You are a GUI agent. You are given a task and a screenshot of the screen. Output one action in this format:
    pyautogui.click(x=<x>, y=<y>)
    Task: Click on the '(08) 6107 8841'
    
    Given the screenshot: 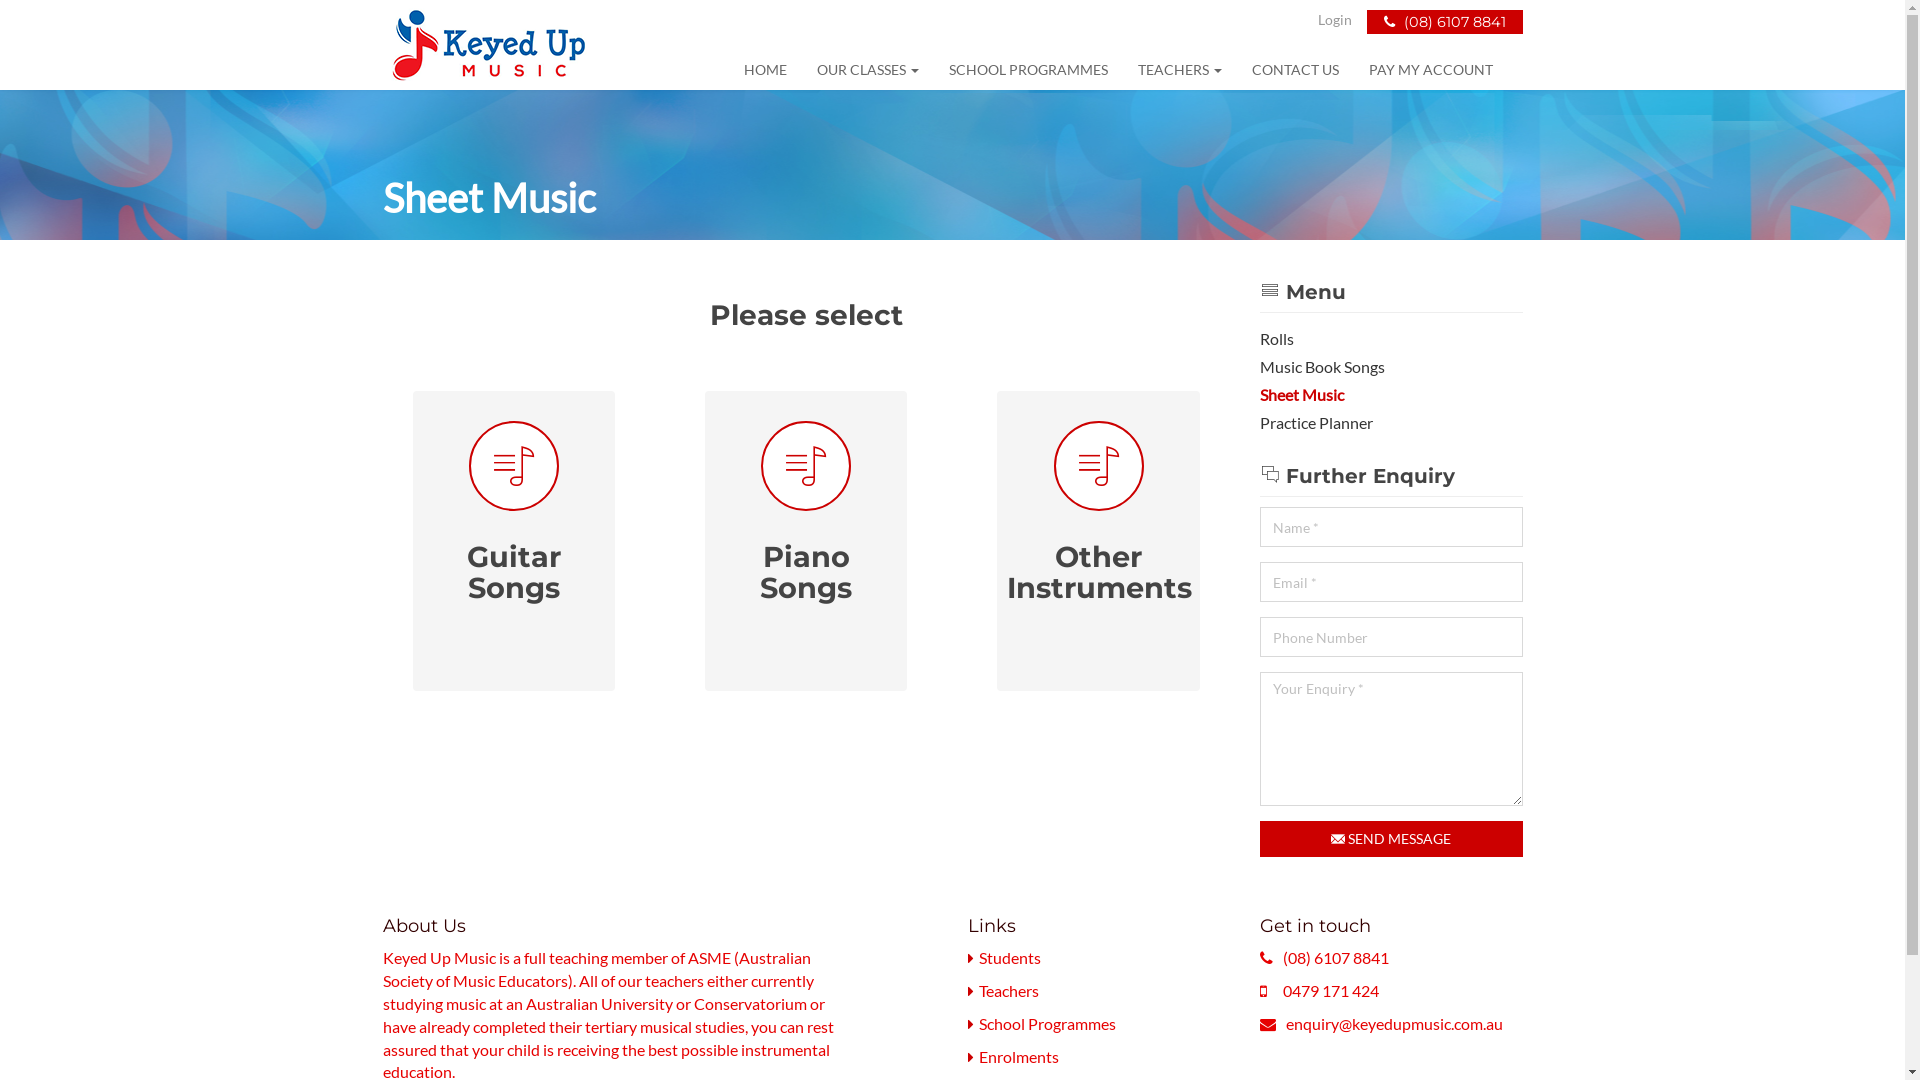 What is the action you would take?
    pyautogui.click(x=1335, y=956)
    